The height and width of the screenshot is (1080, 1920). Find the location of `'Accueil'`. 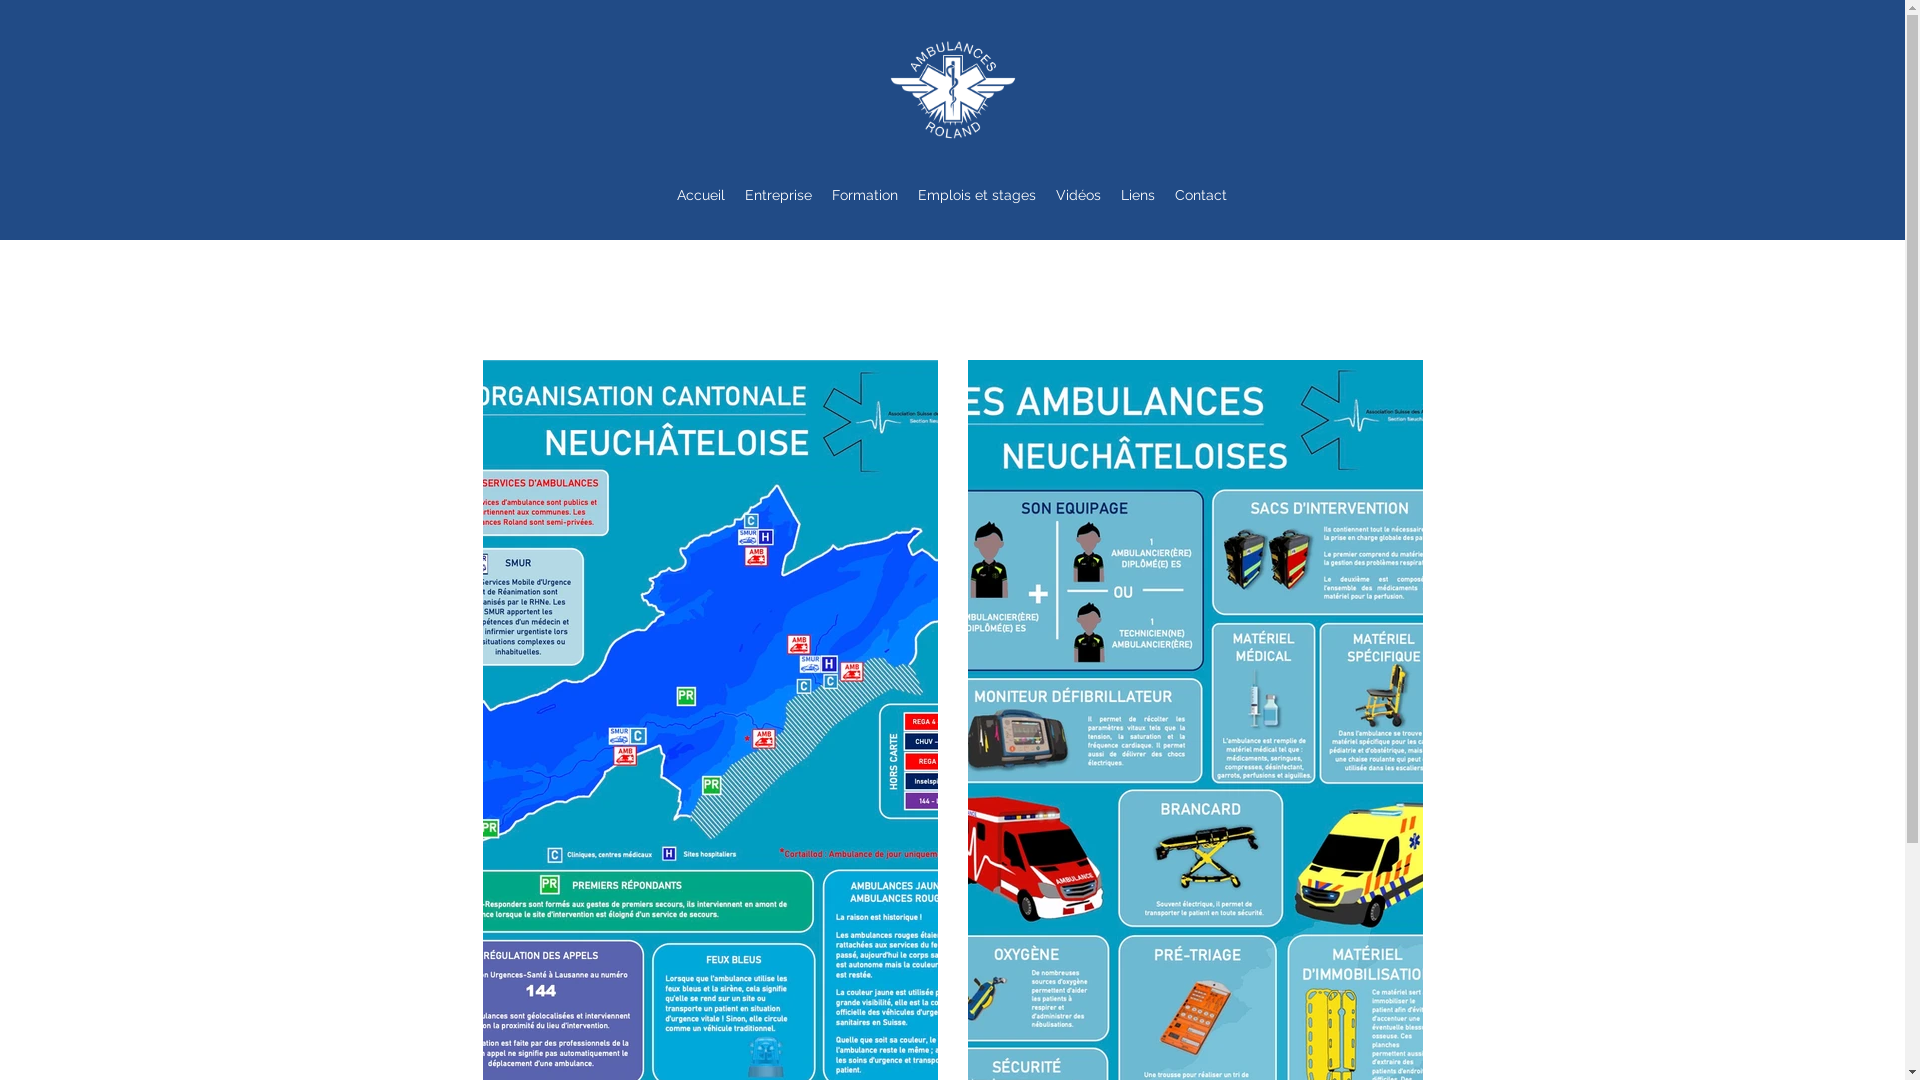

'Accueil' is located at coordinates (700, 195).